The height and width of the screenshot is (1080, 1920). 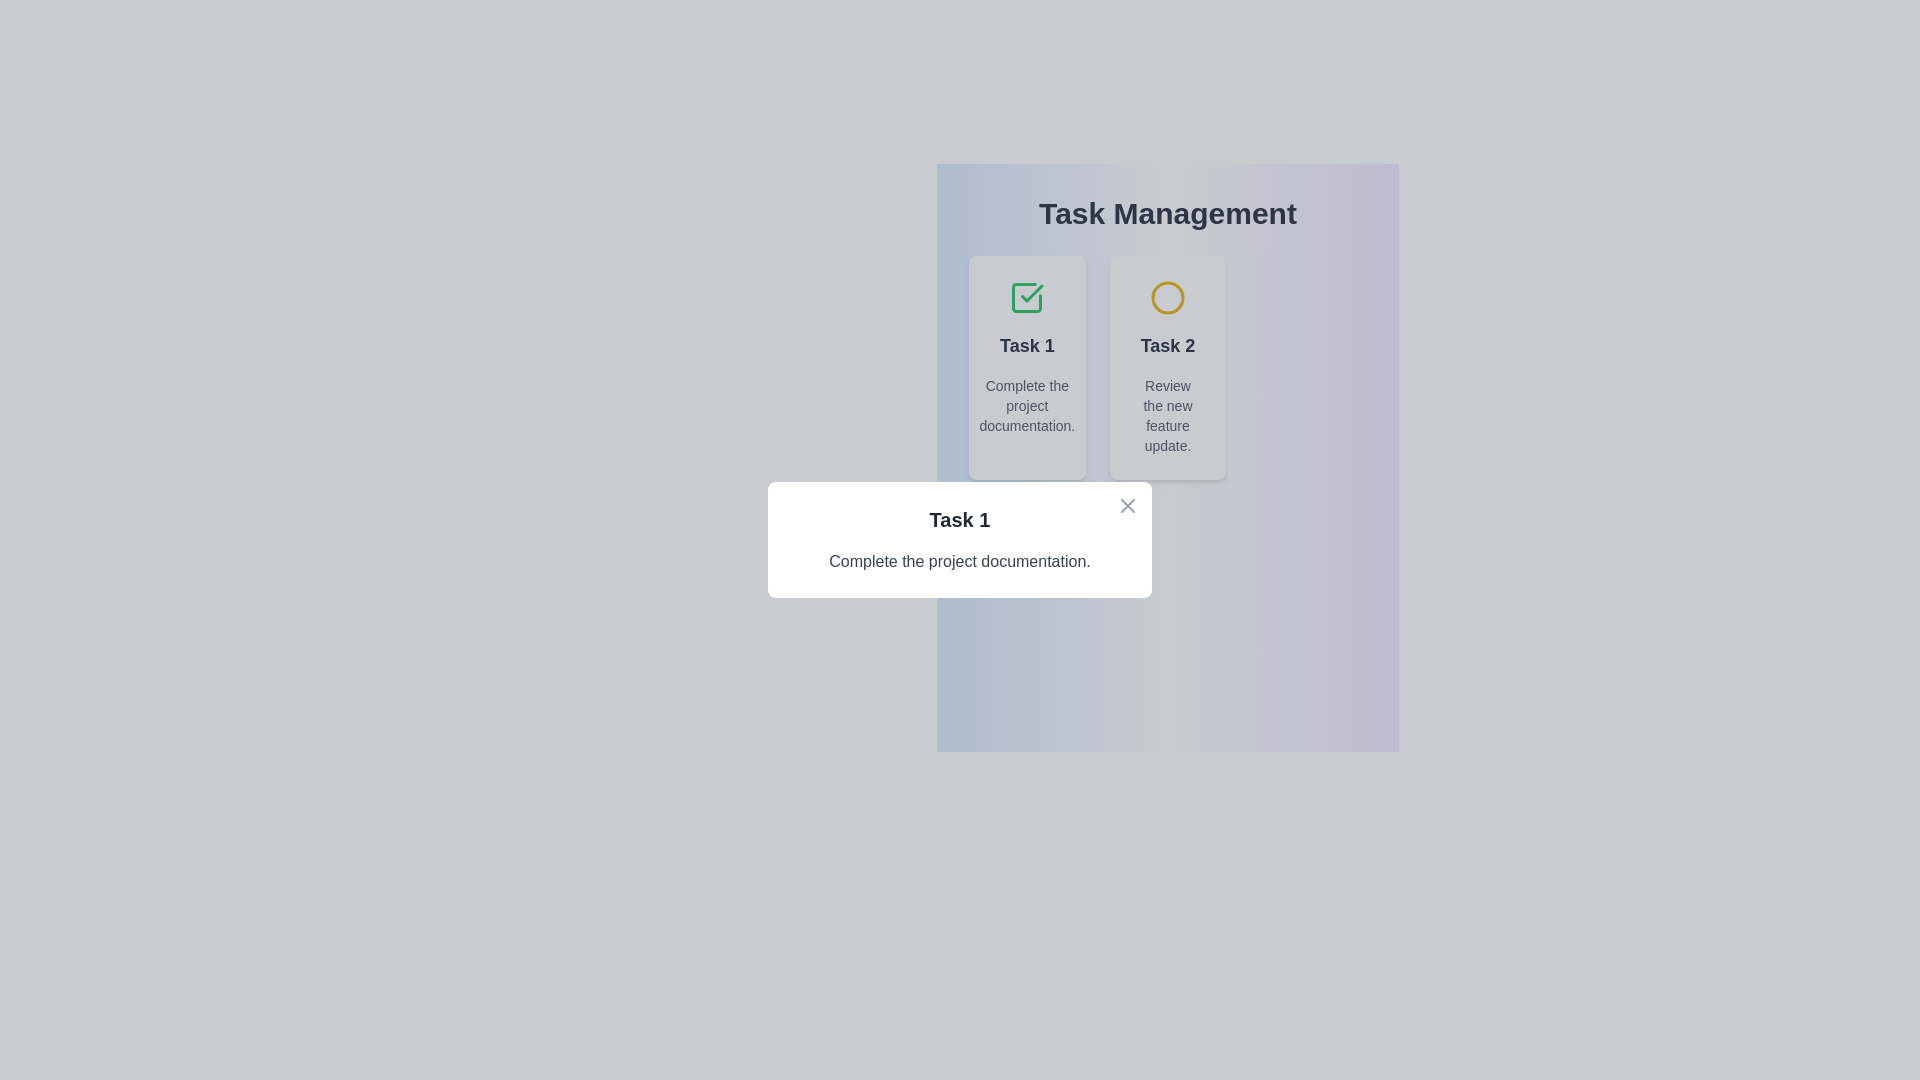 What do you see at coordinates (1167, 297) in the screenshot?
I see `the circular icon associated with 'Task 2'` at bounding box center [1167, 297].